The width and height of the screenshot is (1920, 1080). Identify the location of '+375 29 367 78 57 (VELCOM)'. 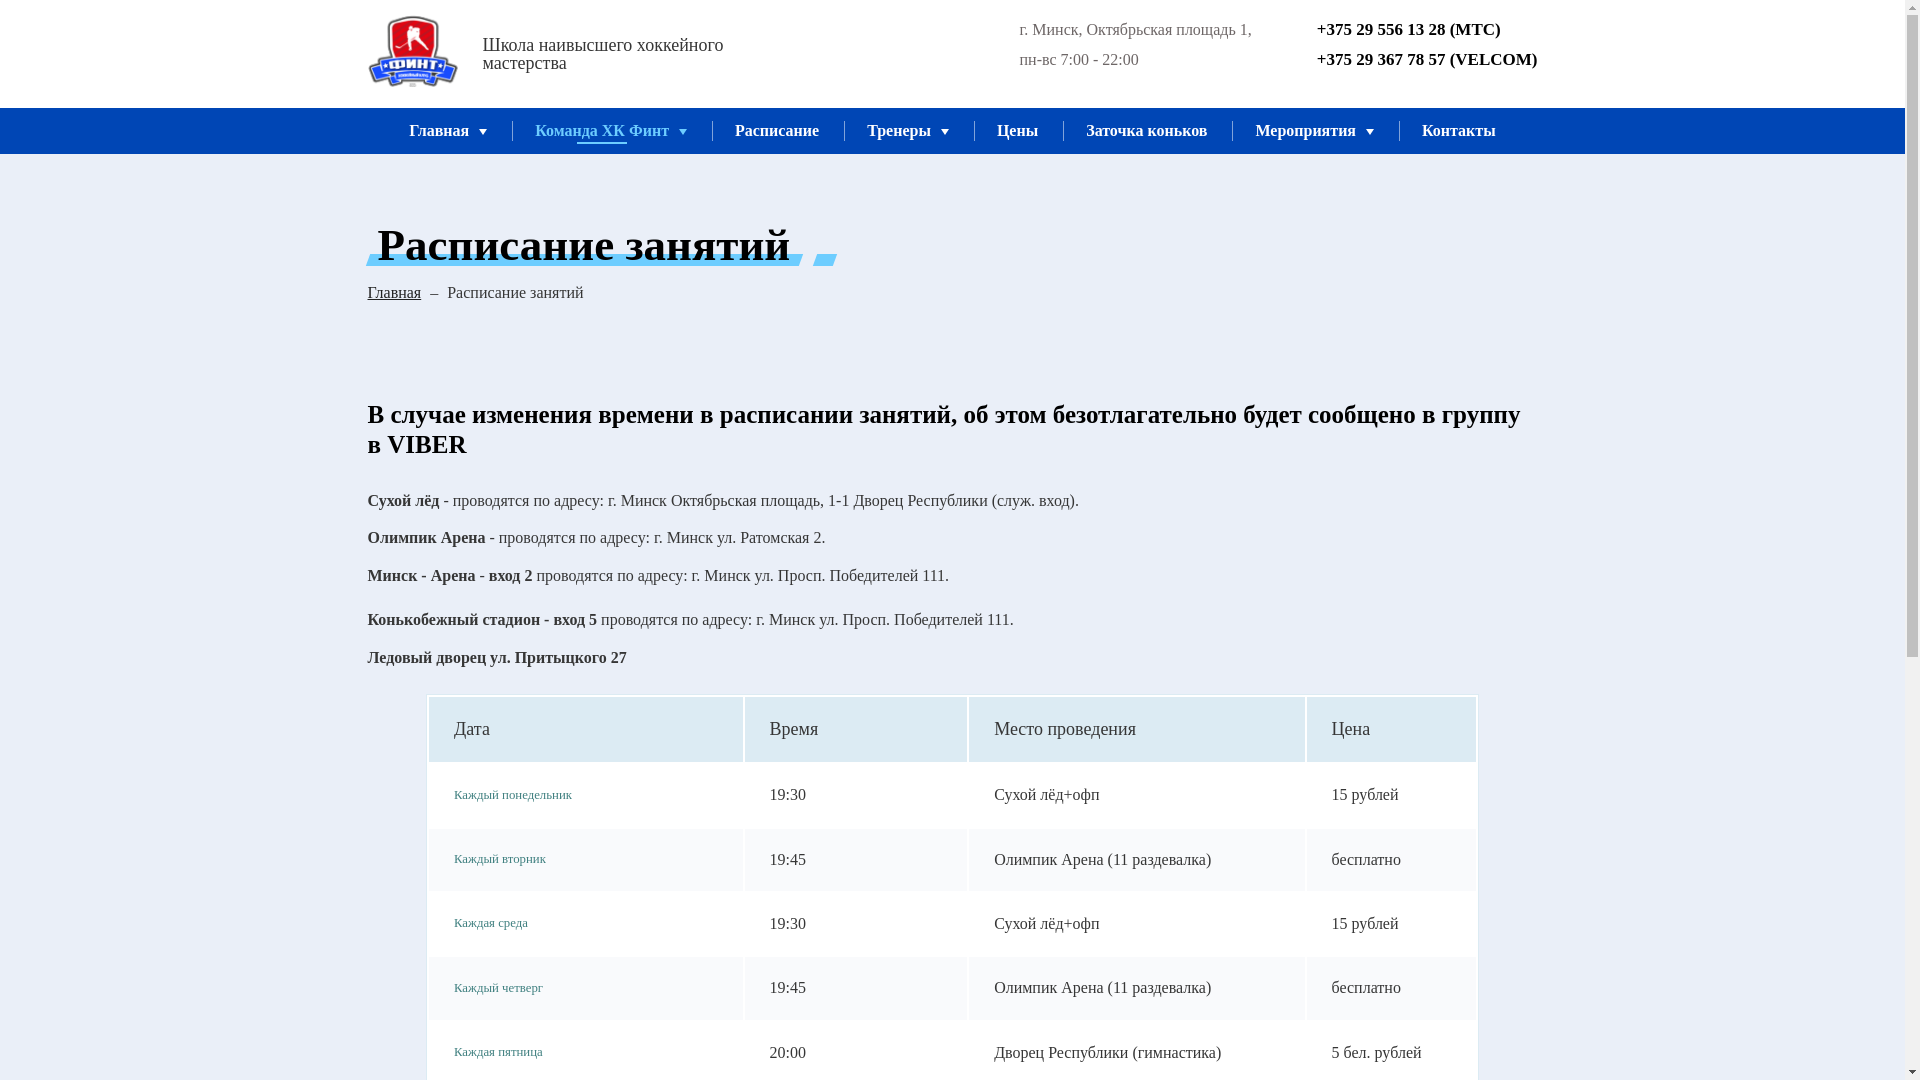
(1411, 59).